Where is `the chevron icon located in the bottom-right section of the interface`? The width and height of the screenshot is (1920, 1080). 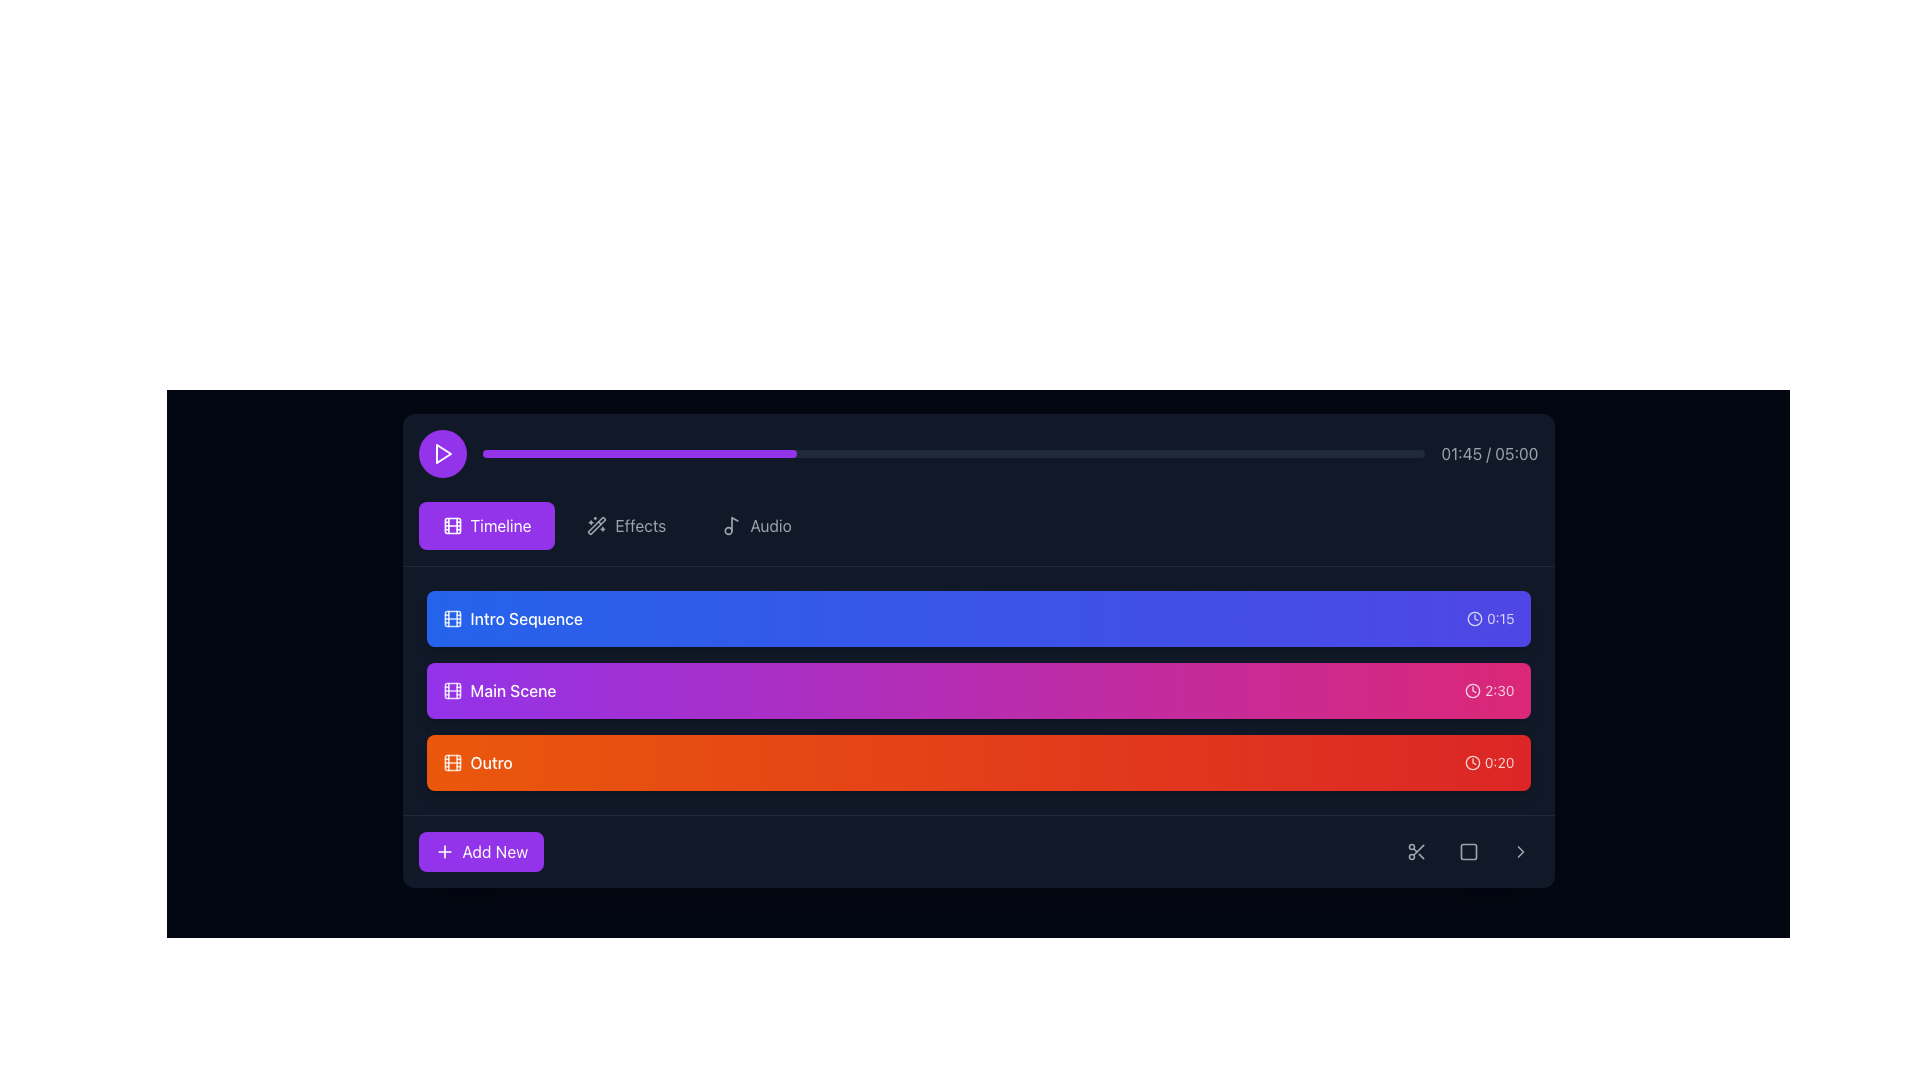 the chevron icon located in the bottom-right section of the interface is located at coordinates (1520, 852).